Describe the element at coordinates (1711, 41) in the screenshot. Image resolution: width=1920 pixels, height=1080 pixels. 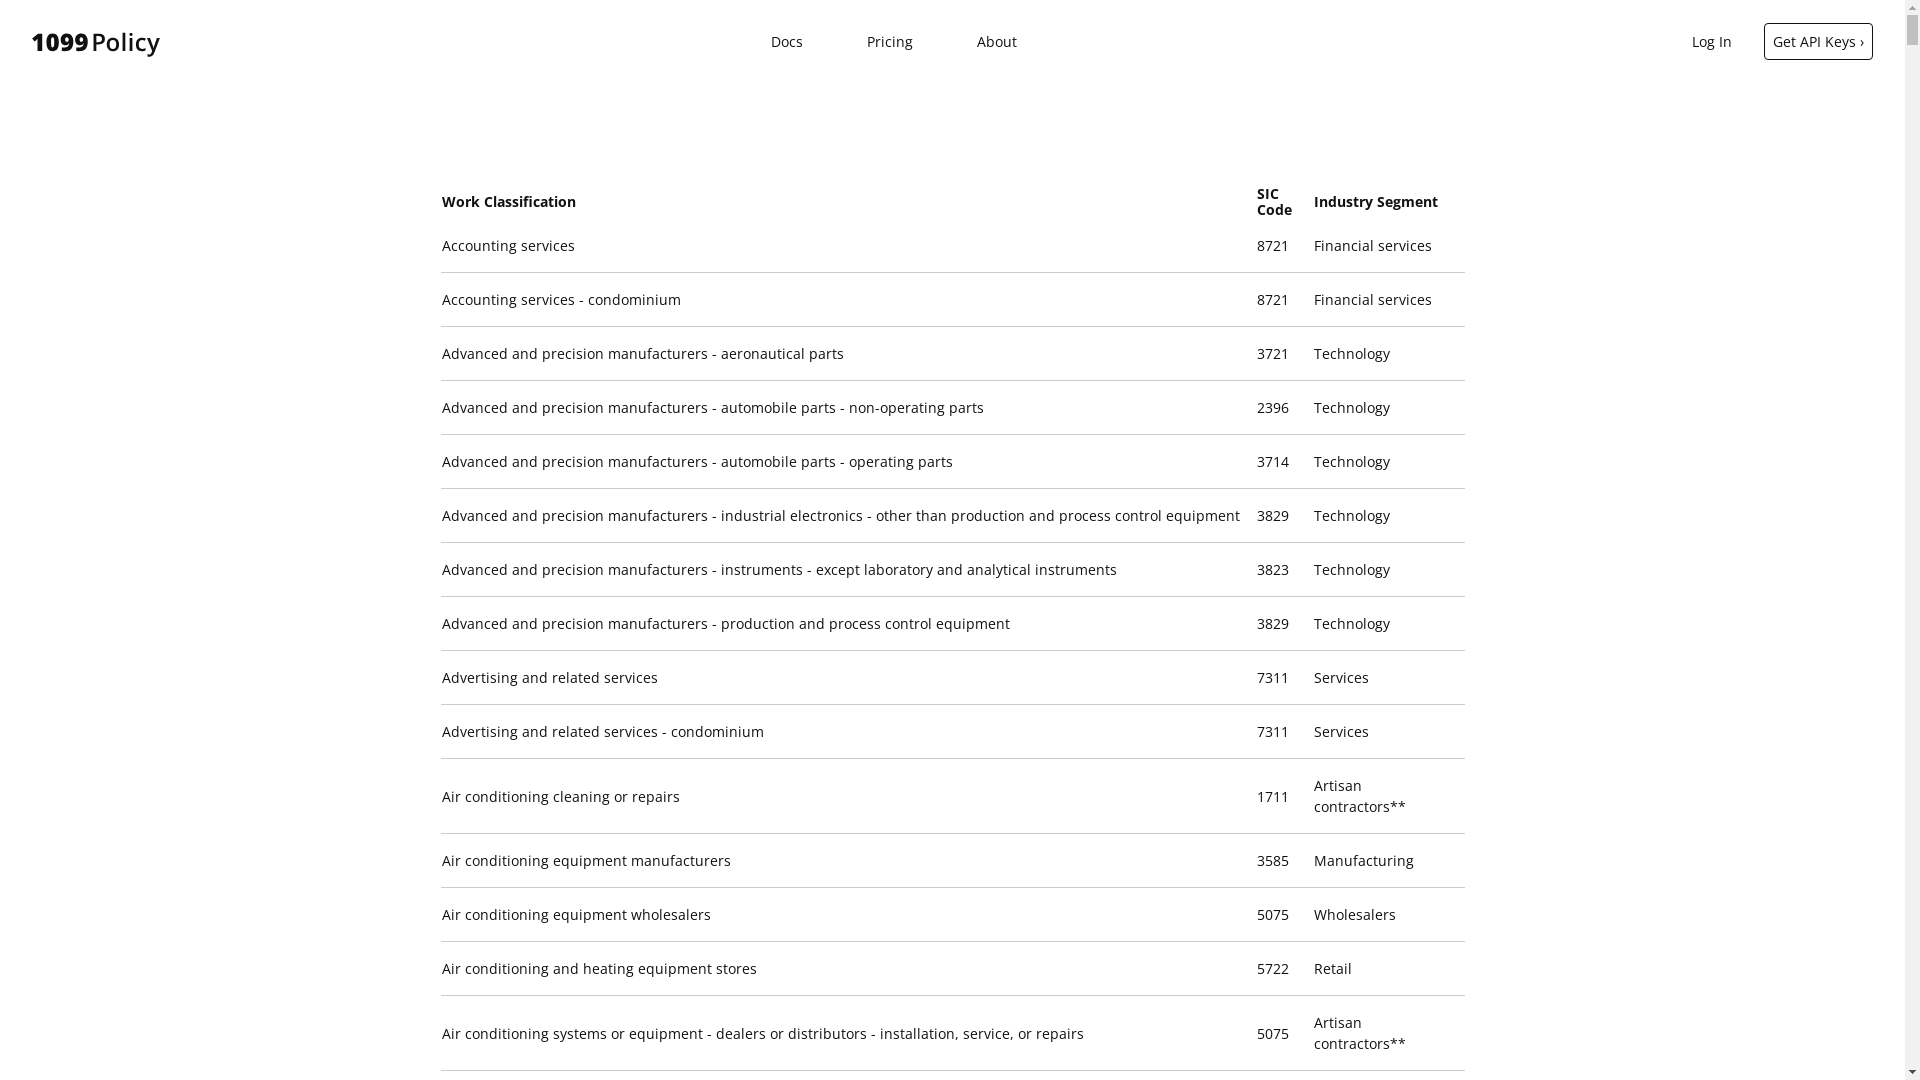
I see `'Log In'` at that location.